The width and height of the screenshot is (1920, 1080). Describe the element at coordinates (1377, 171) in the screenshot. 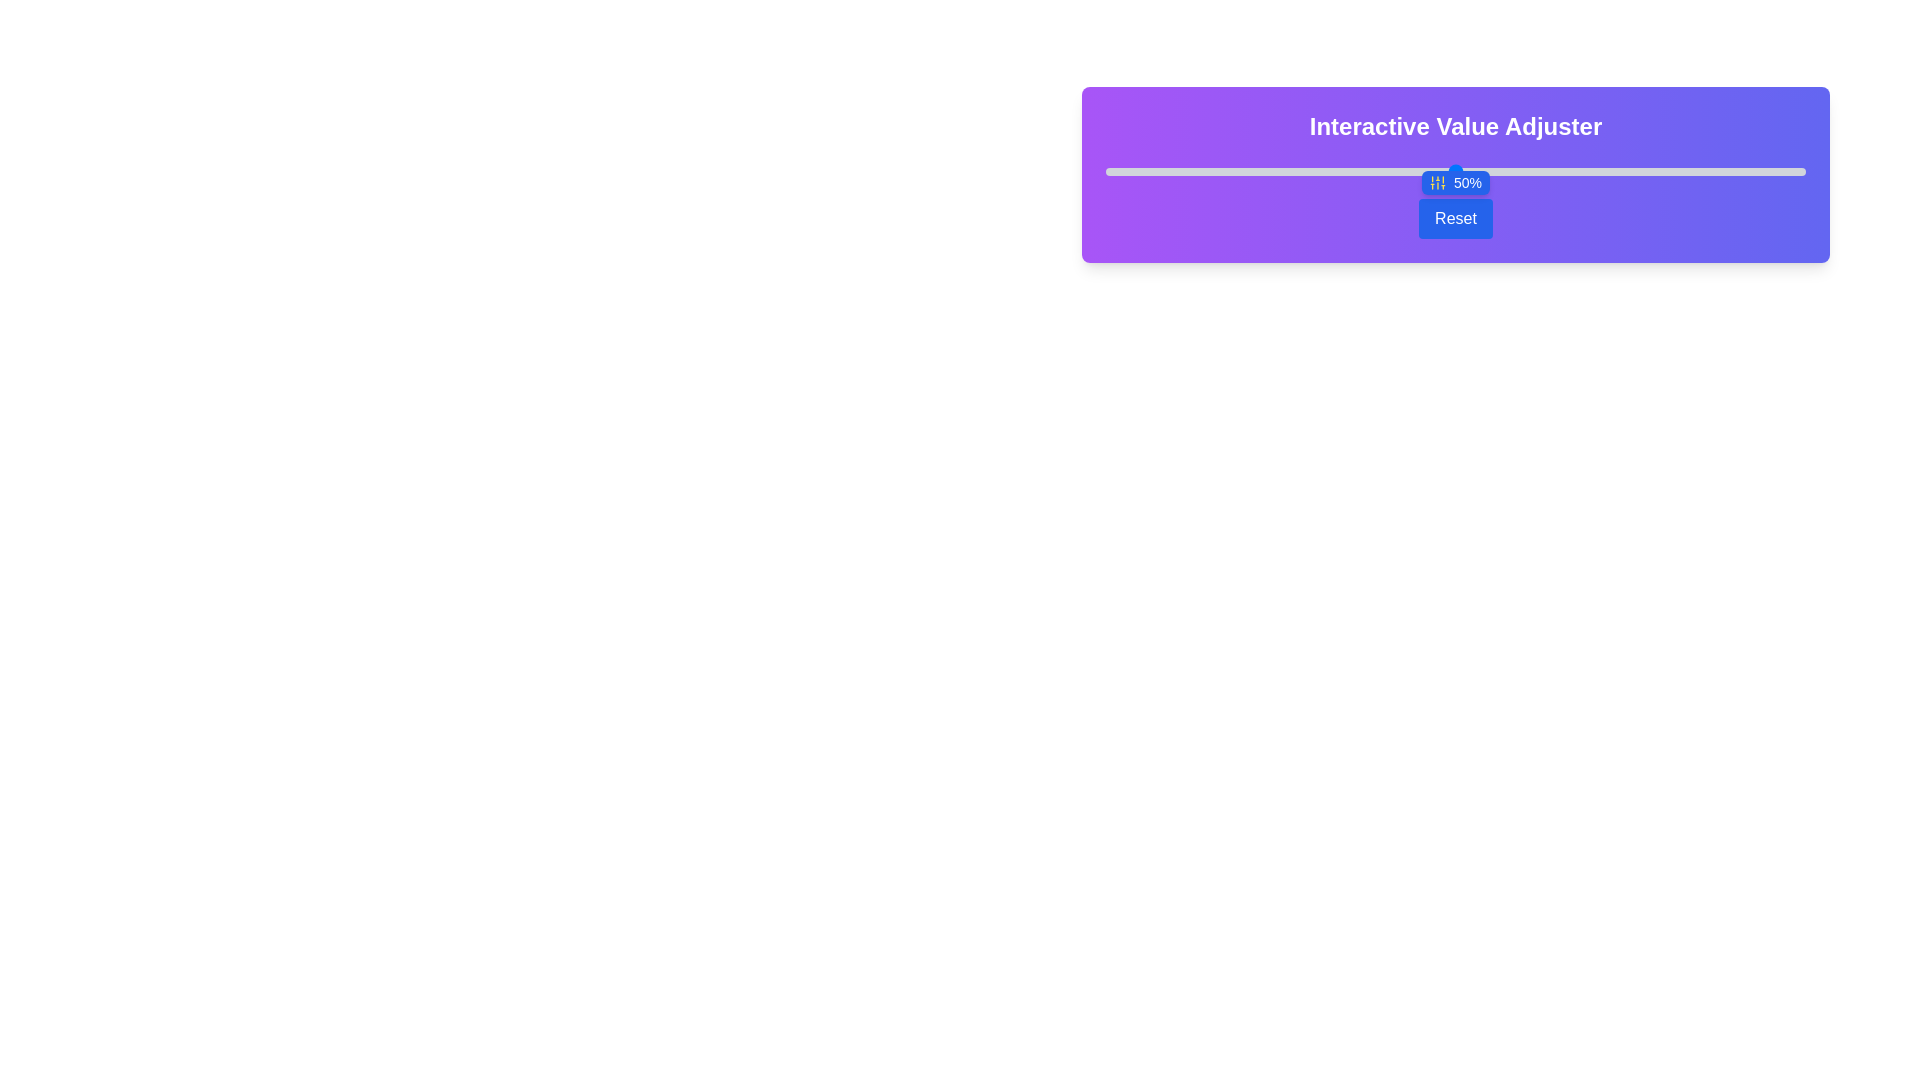

I see `the slider value` at that location.